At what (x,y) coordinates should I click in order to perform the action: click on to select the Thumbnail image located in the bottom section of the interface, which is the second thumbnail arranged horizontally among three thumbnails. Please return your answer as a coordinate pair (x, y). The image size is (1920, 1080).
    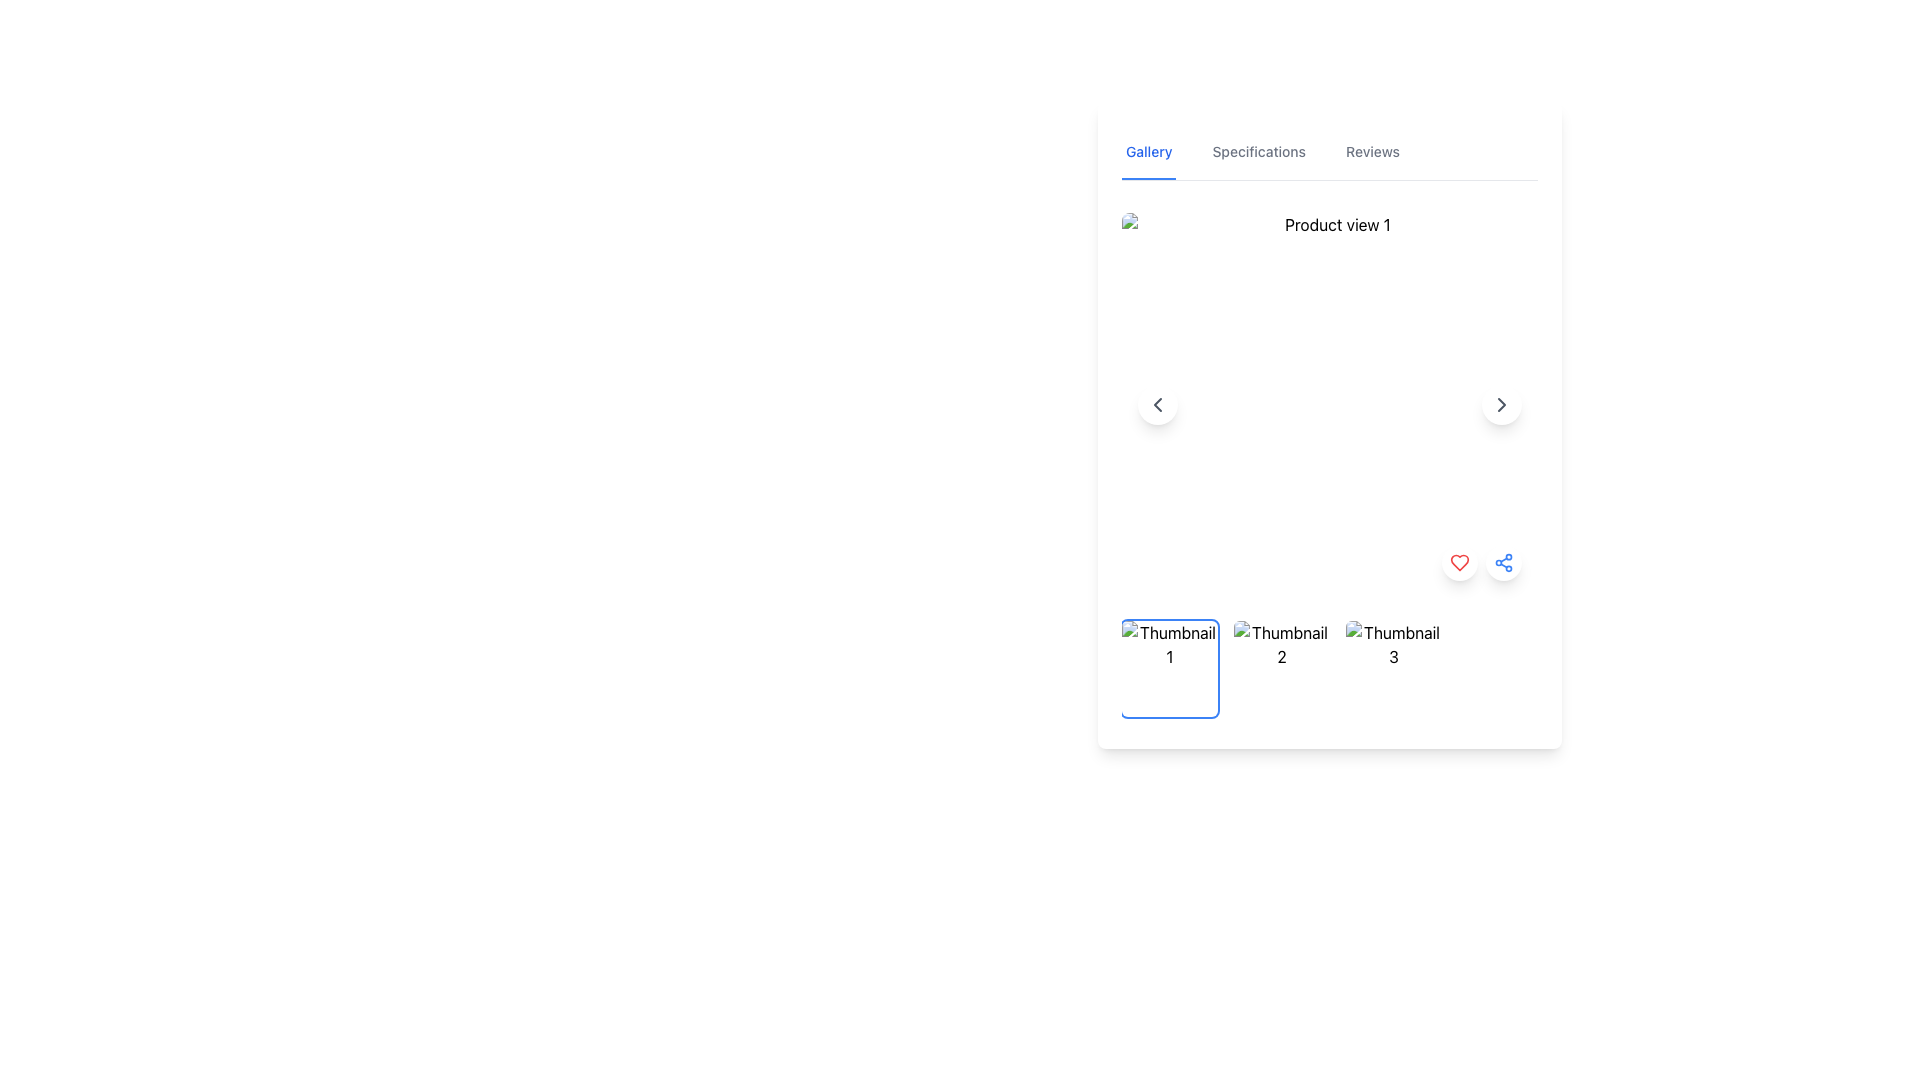
    Looking at the image, I should click on (1281, 668).